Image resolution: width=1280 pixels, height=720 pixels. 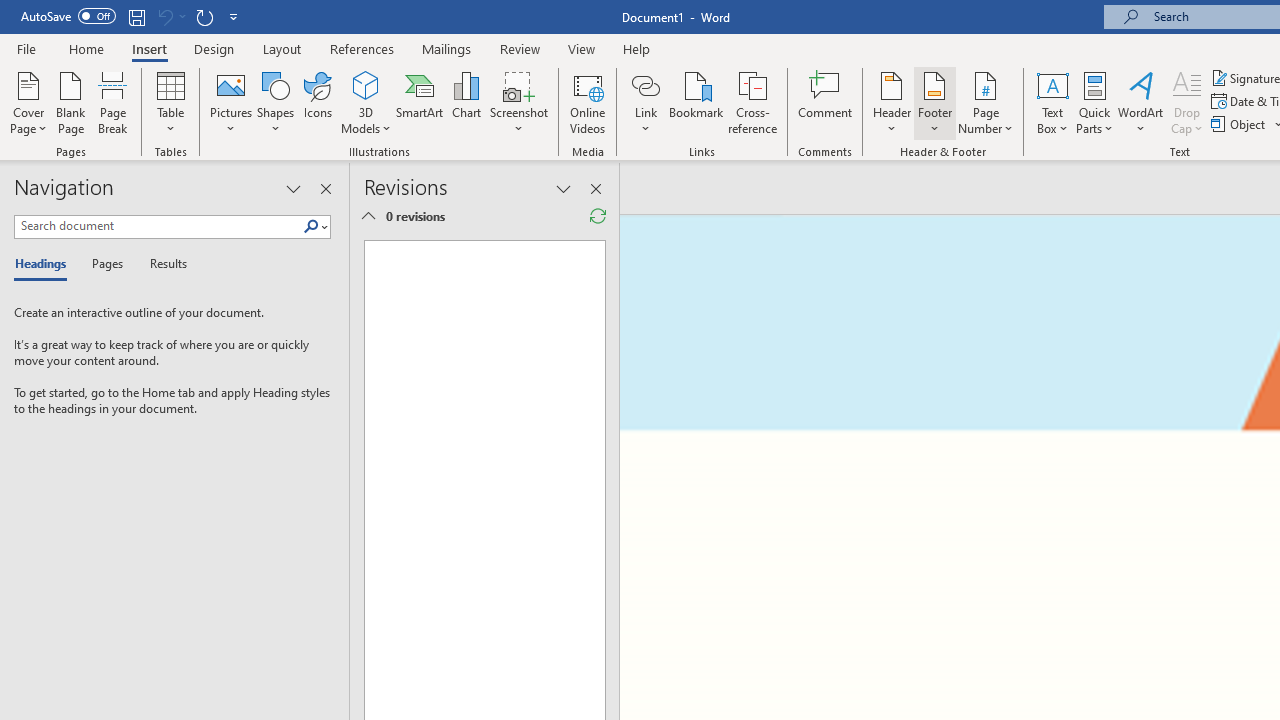 What do you see at coordinates (112, 103) in the screenshot?
I see `'Page Break'` at bounding box center [112, 103].